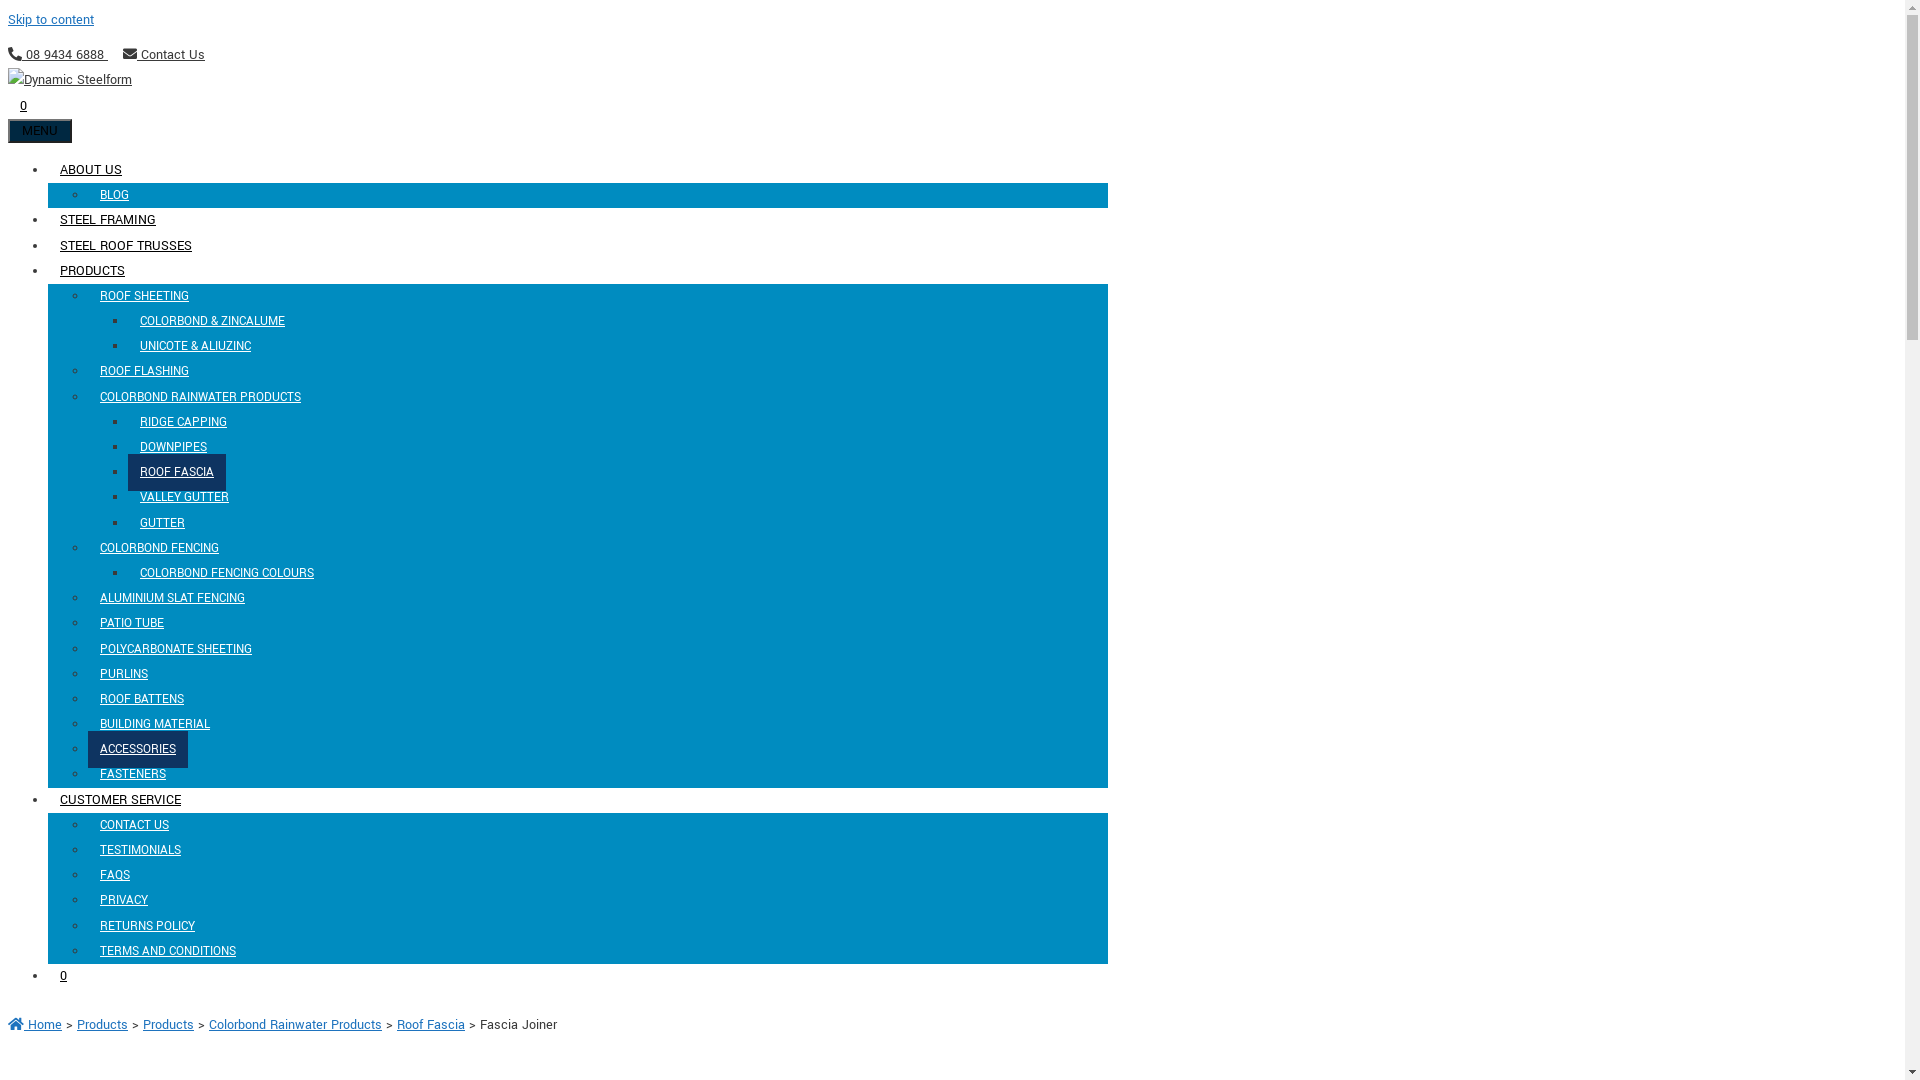 This screenshot has height=1080, width=1920. What do you see at coordinates (114, 874) in the screenshot?
I see `'FAQS'` at bounding box center [114, 874].